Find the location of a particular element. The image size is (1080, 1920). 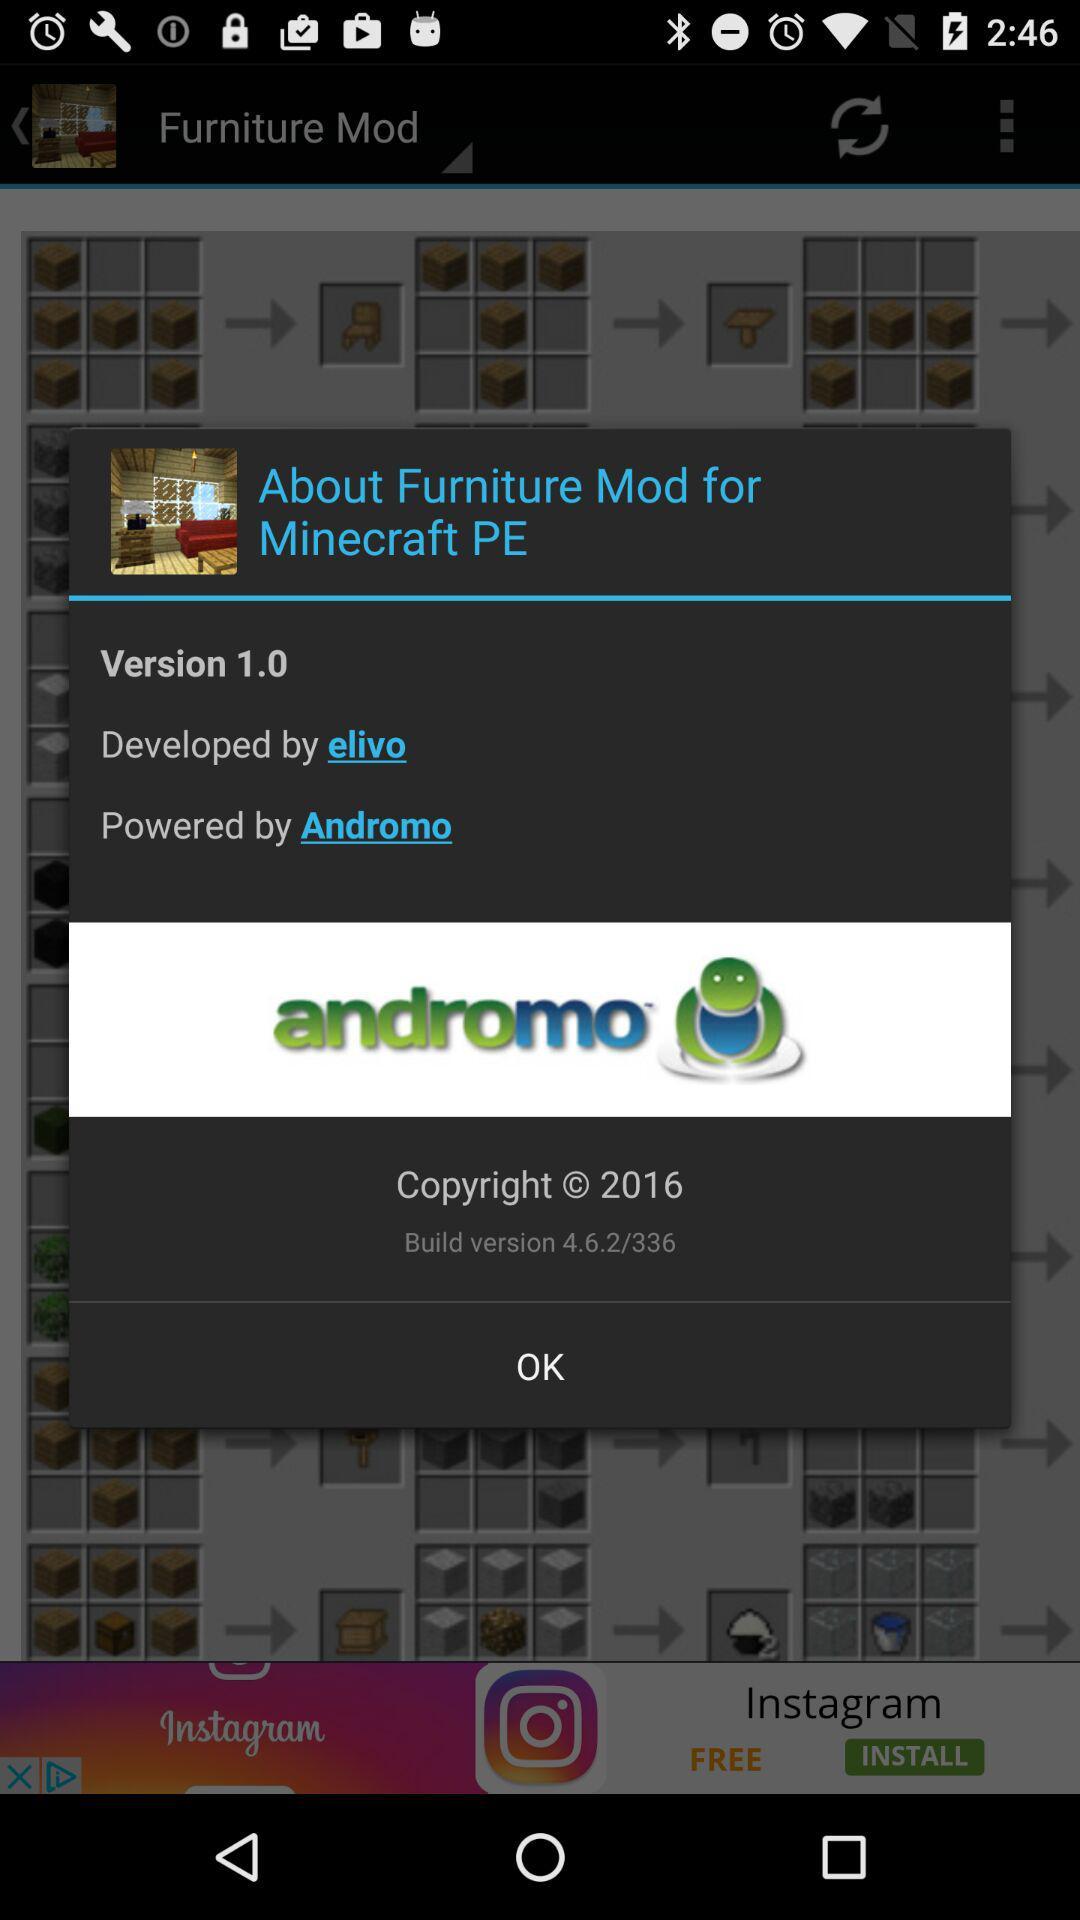

developed by elivo icon is located at coordinates (540, 757).